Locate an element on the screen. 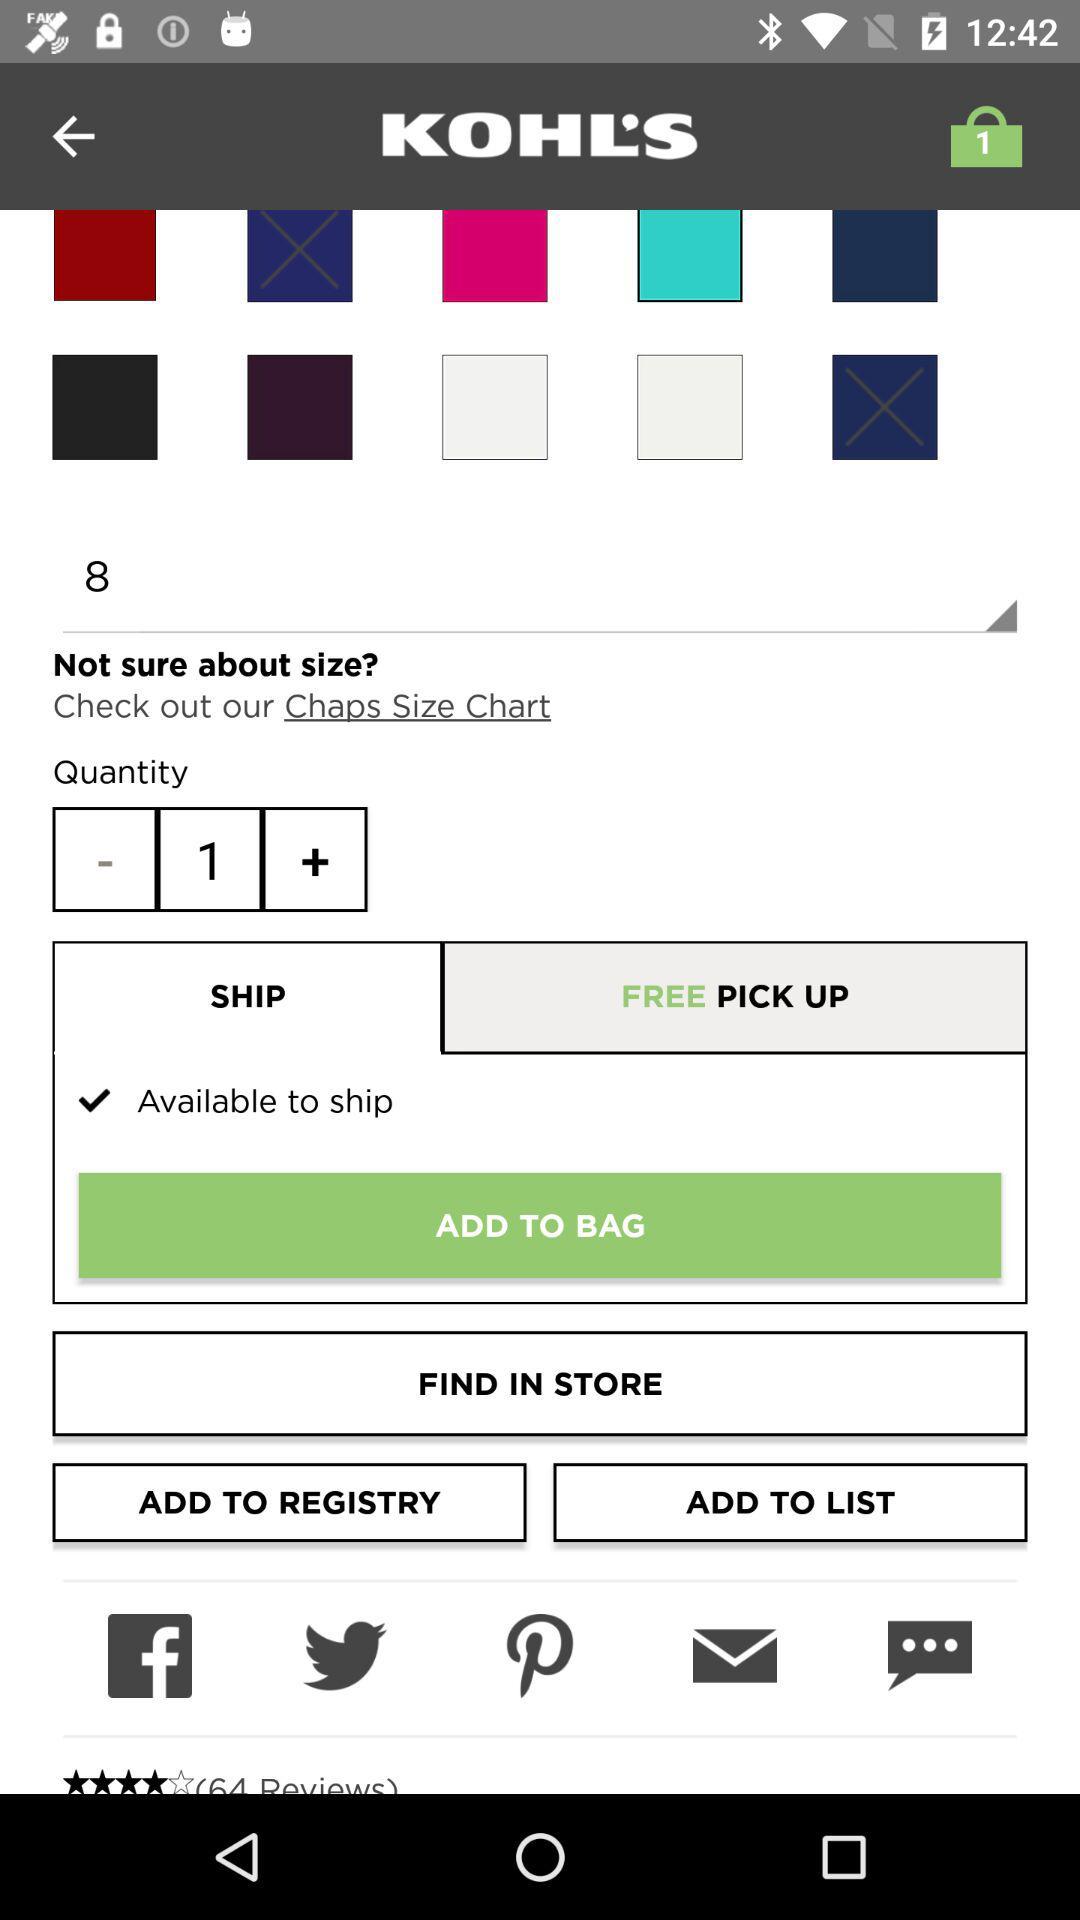 This screenshot has height=1920, width=1080. send product information to facebook is located at coordinates (149, 1656).